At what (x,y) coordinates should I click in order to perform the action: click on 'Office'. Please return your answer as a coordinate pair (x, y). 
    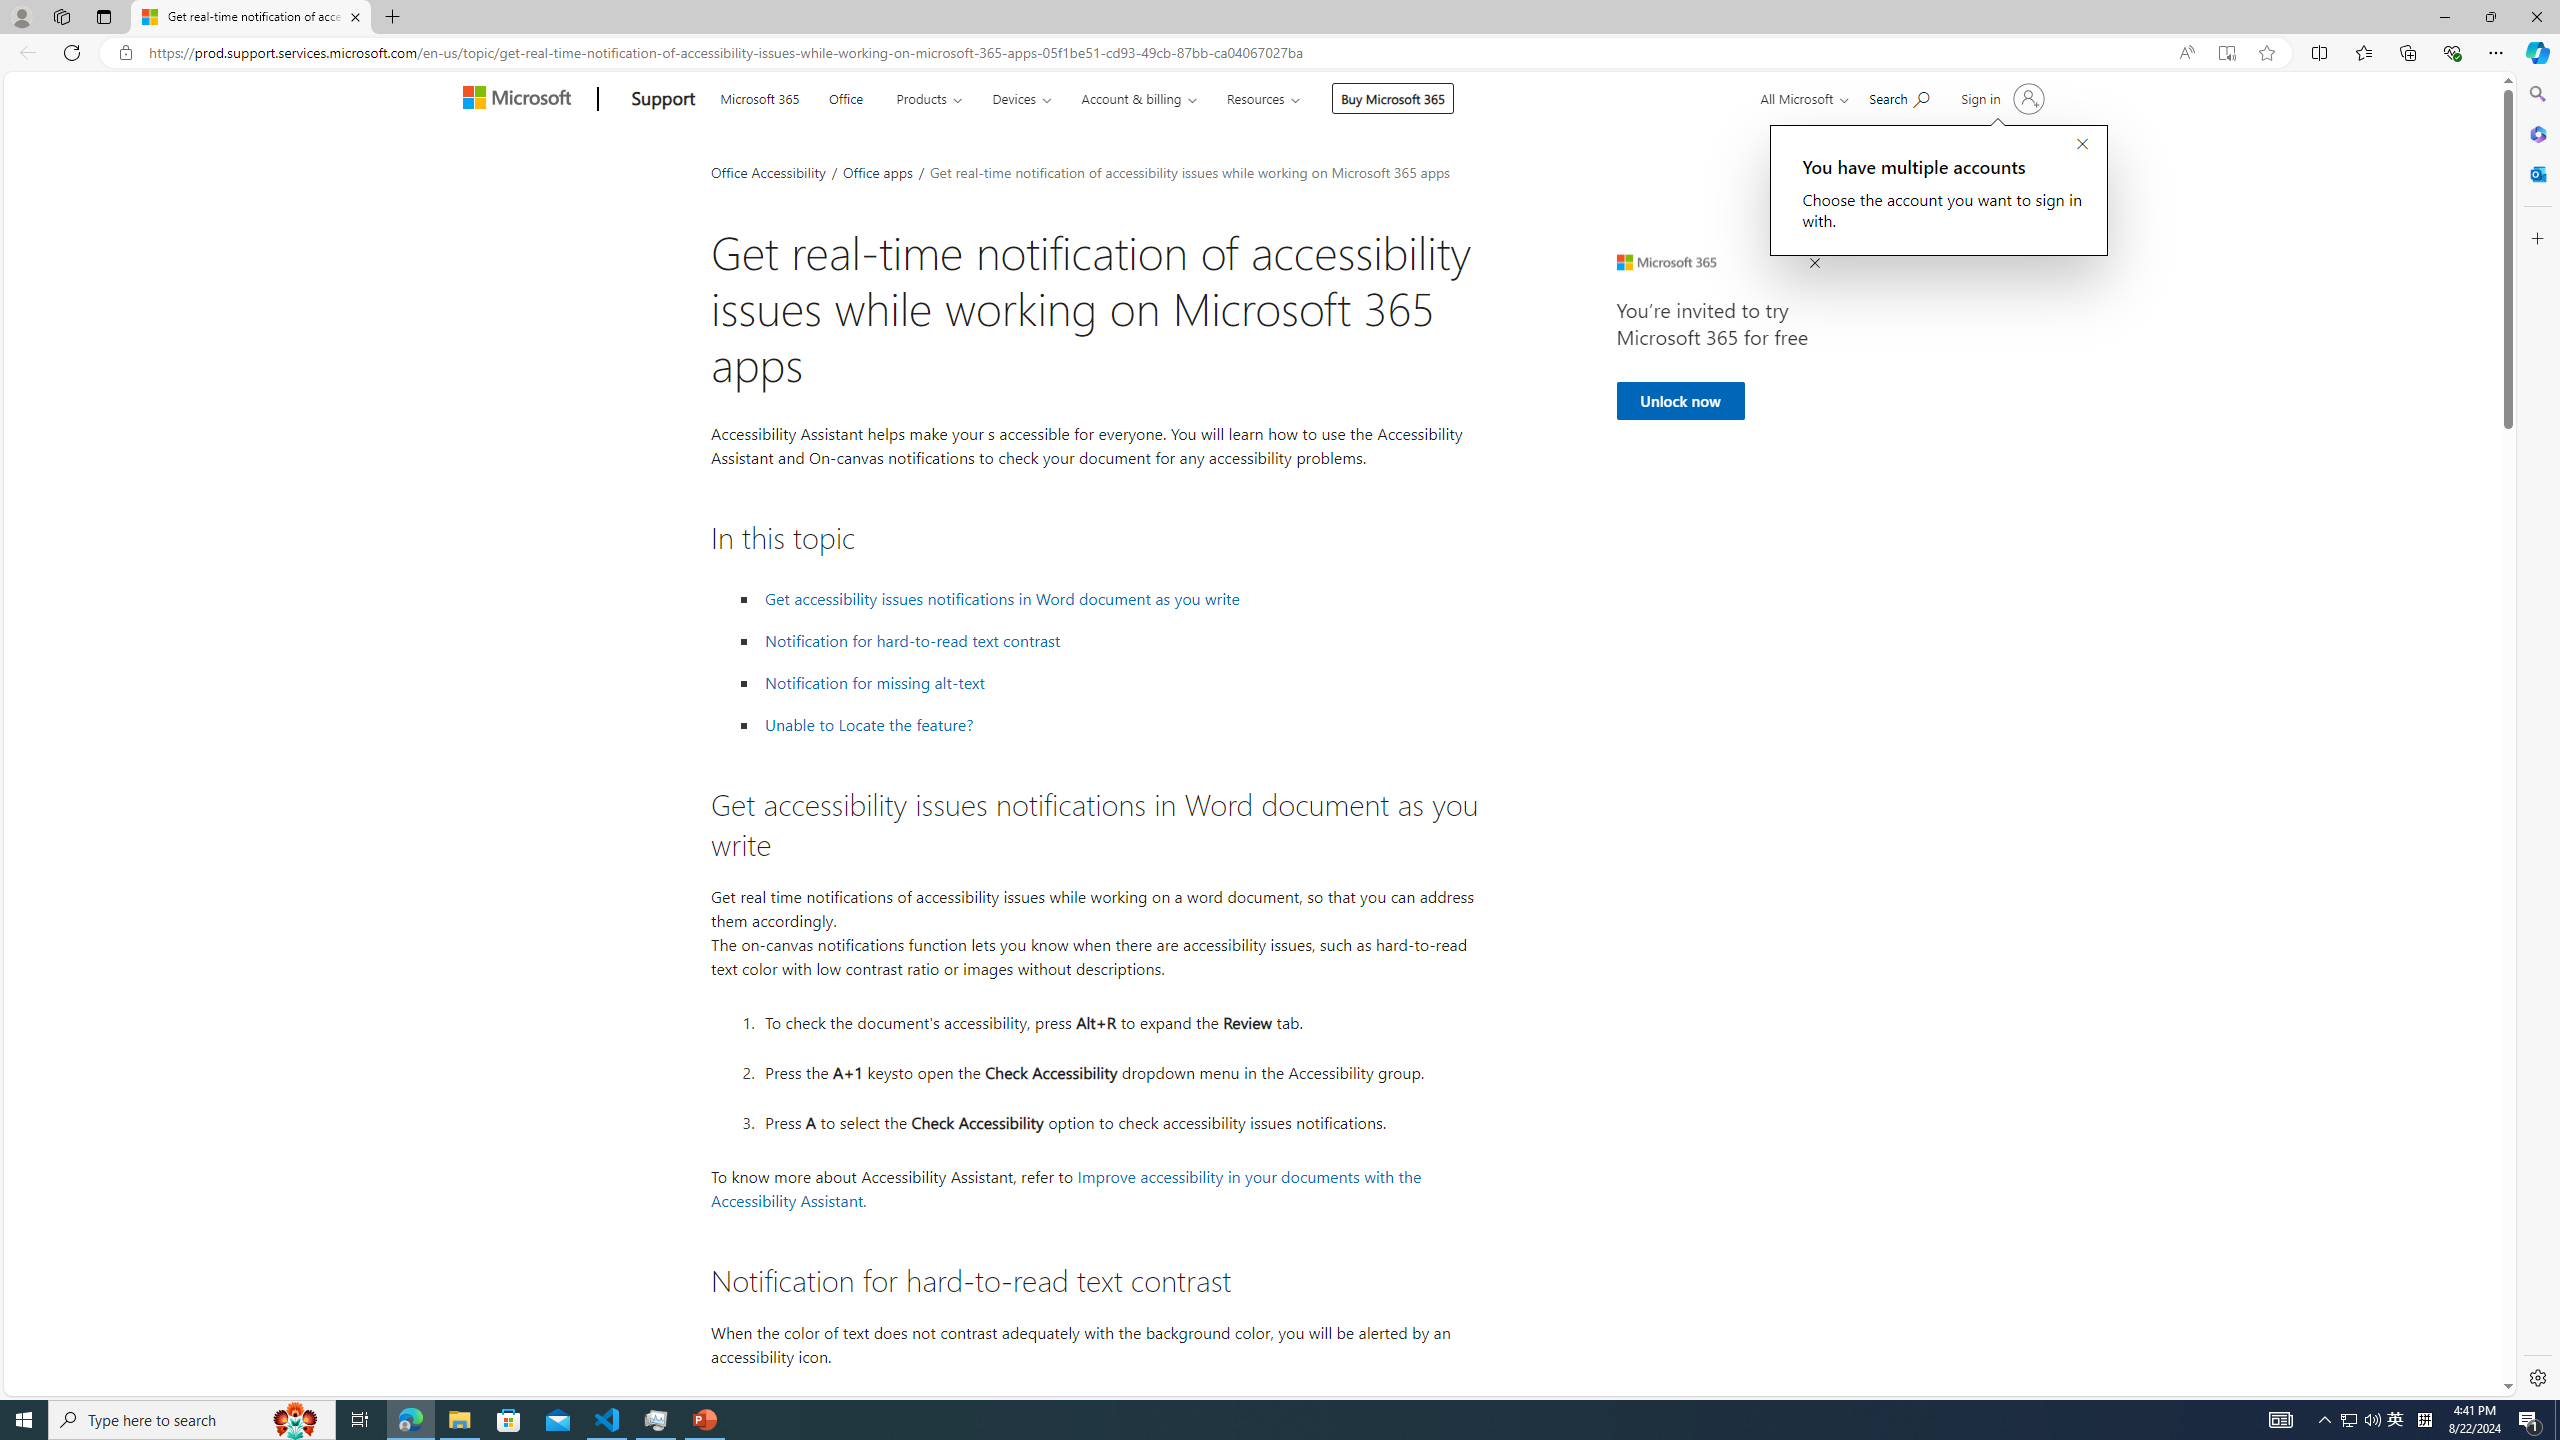
    Looking at the image, I should click on (845, 95).